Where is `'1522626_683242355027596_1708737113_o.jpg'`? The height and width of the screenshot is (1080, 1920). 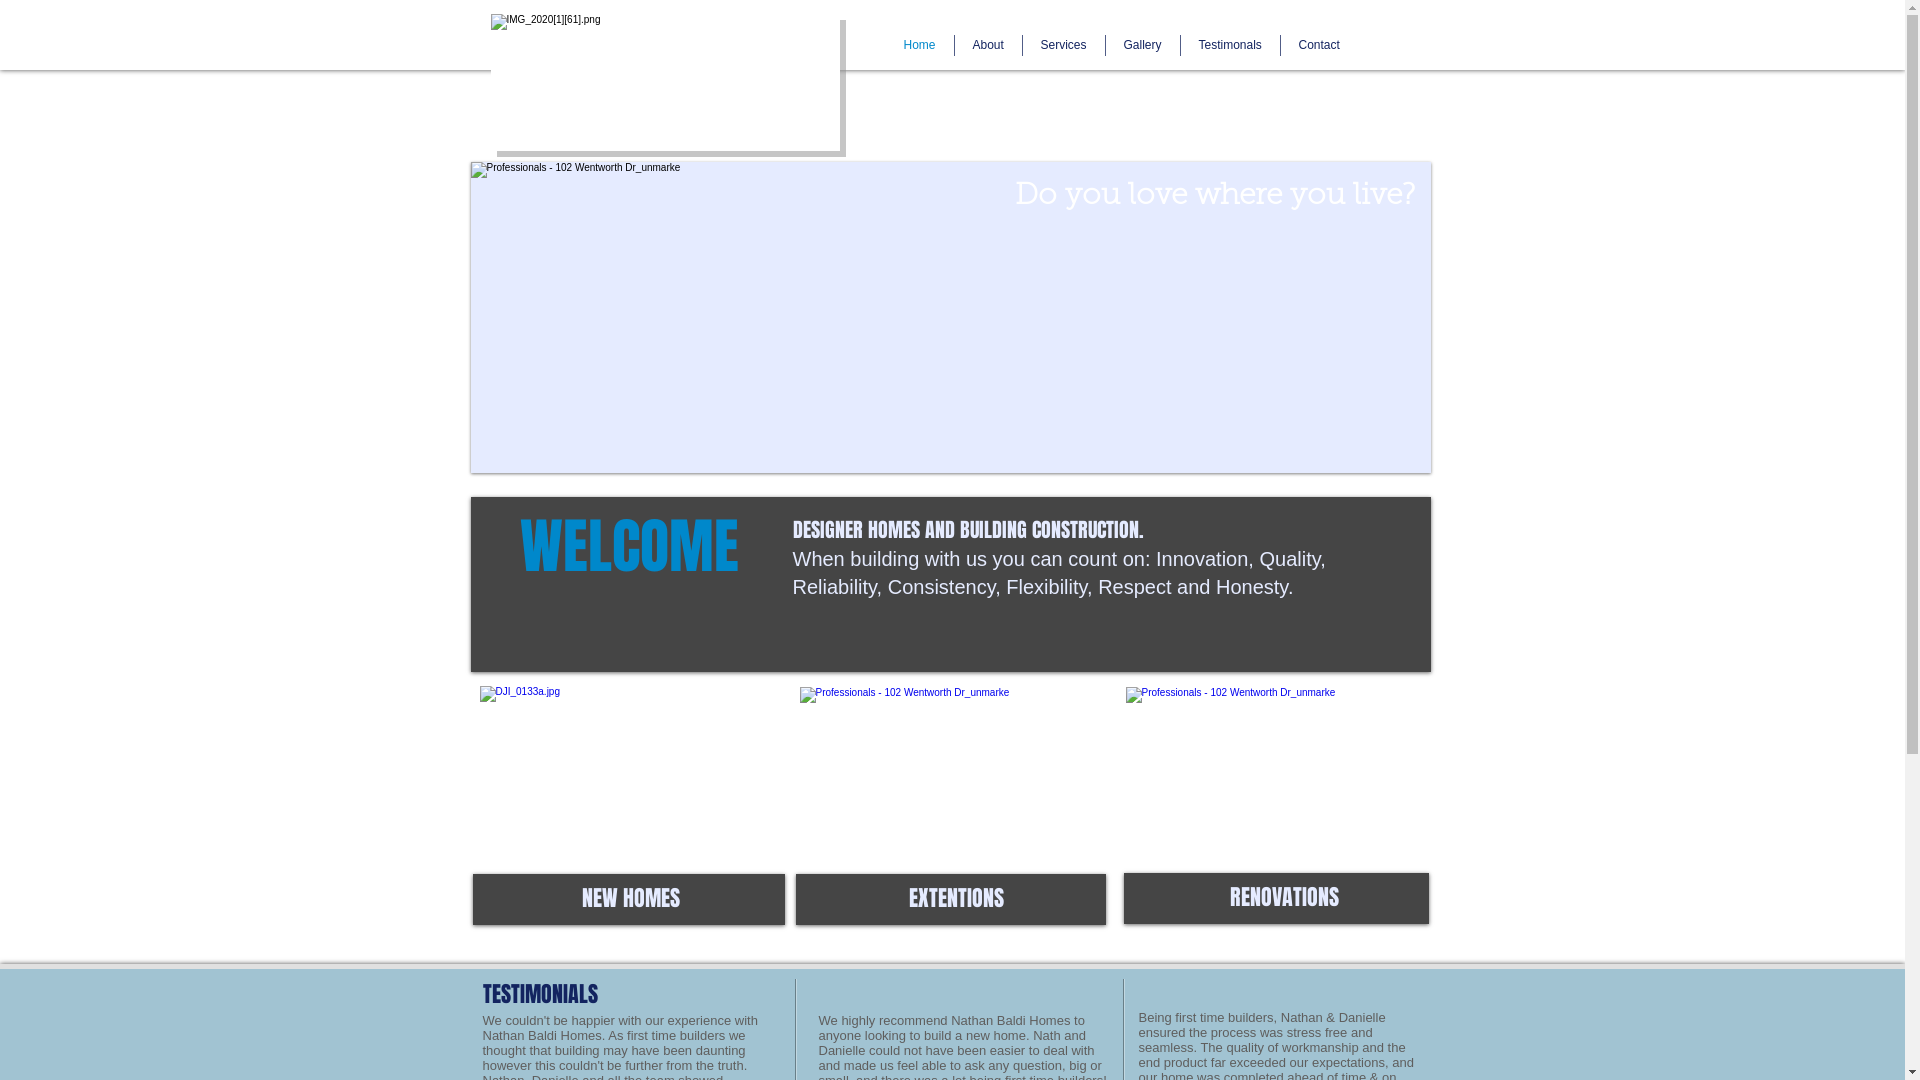
'1522626_683242355027596_1708737113_o.jpg' is located at coordinates (800, 773).